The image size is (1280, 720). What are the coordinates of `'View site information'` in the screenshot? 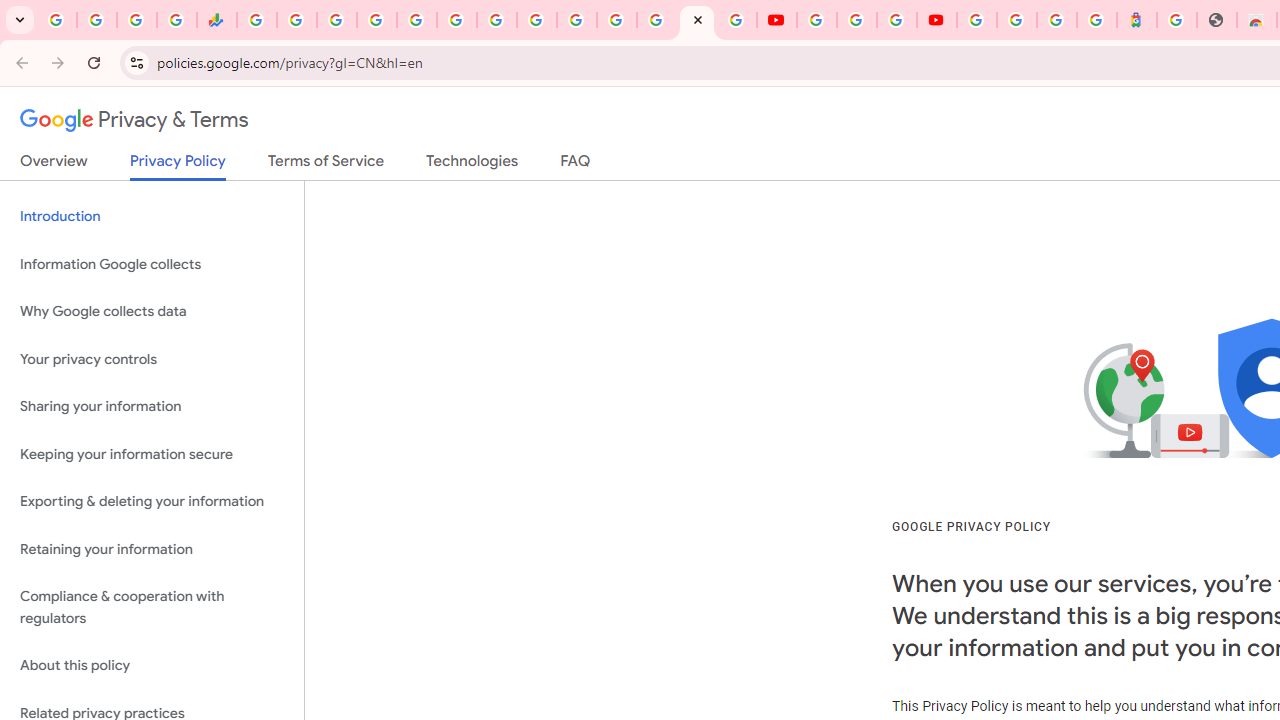 It's located at (135, 61).